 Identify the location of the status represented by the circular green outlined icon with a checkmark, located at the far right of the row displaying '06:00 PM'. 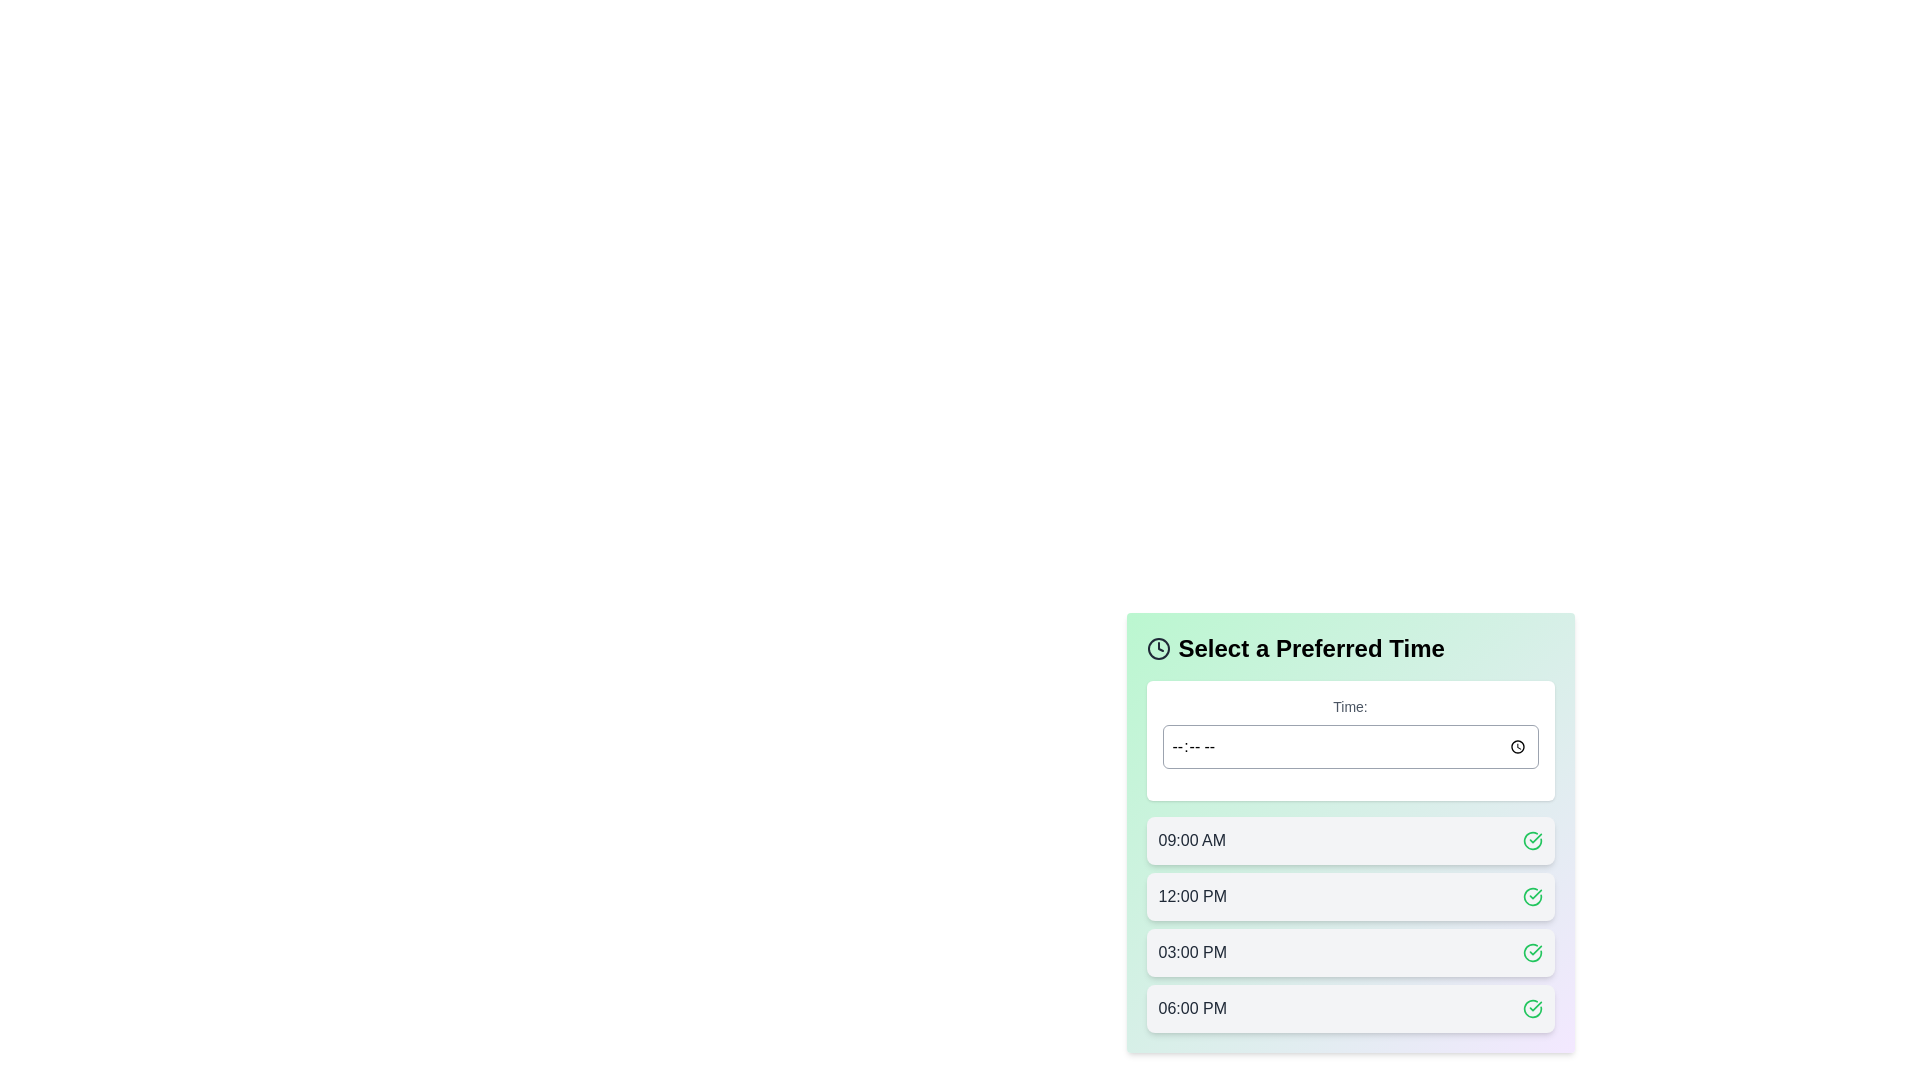
(1531, 1009).